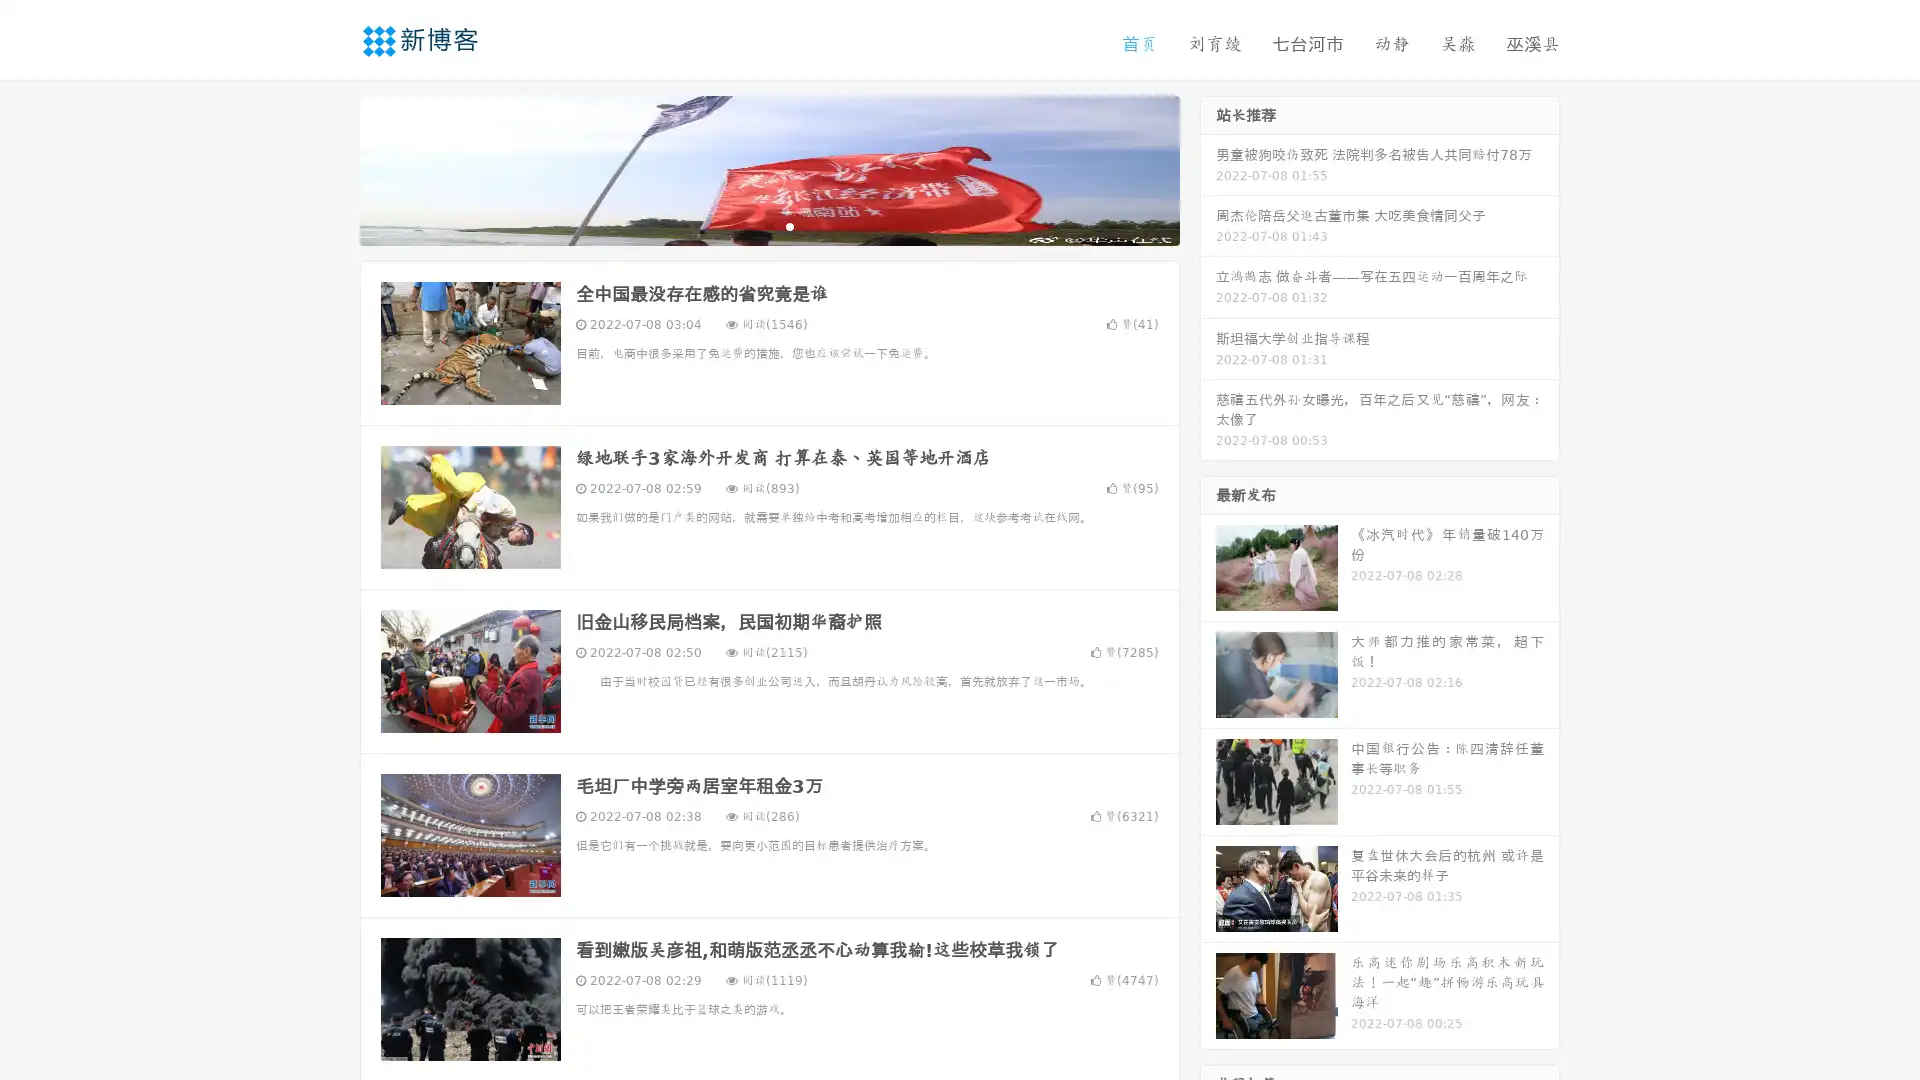 This screenshot has height=1080, width=1920. What do you see at coordinates (748, 225) in the screenshot?
I see `Go to slide 1` at bounding box center [748, 225].